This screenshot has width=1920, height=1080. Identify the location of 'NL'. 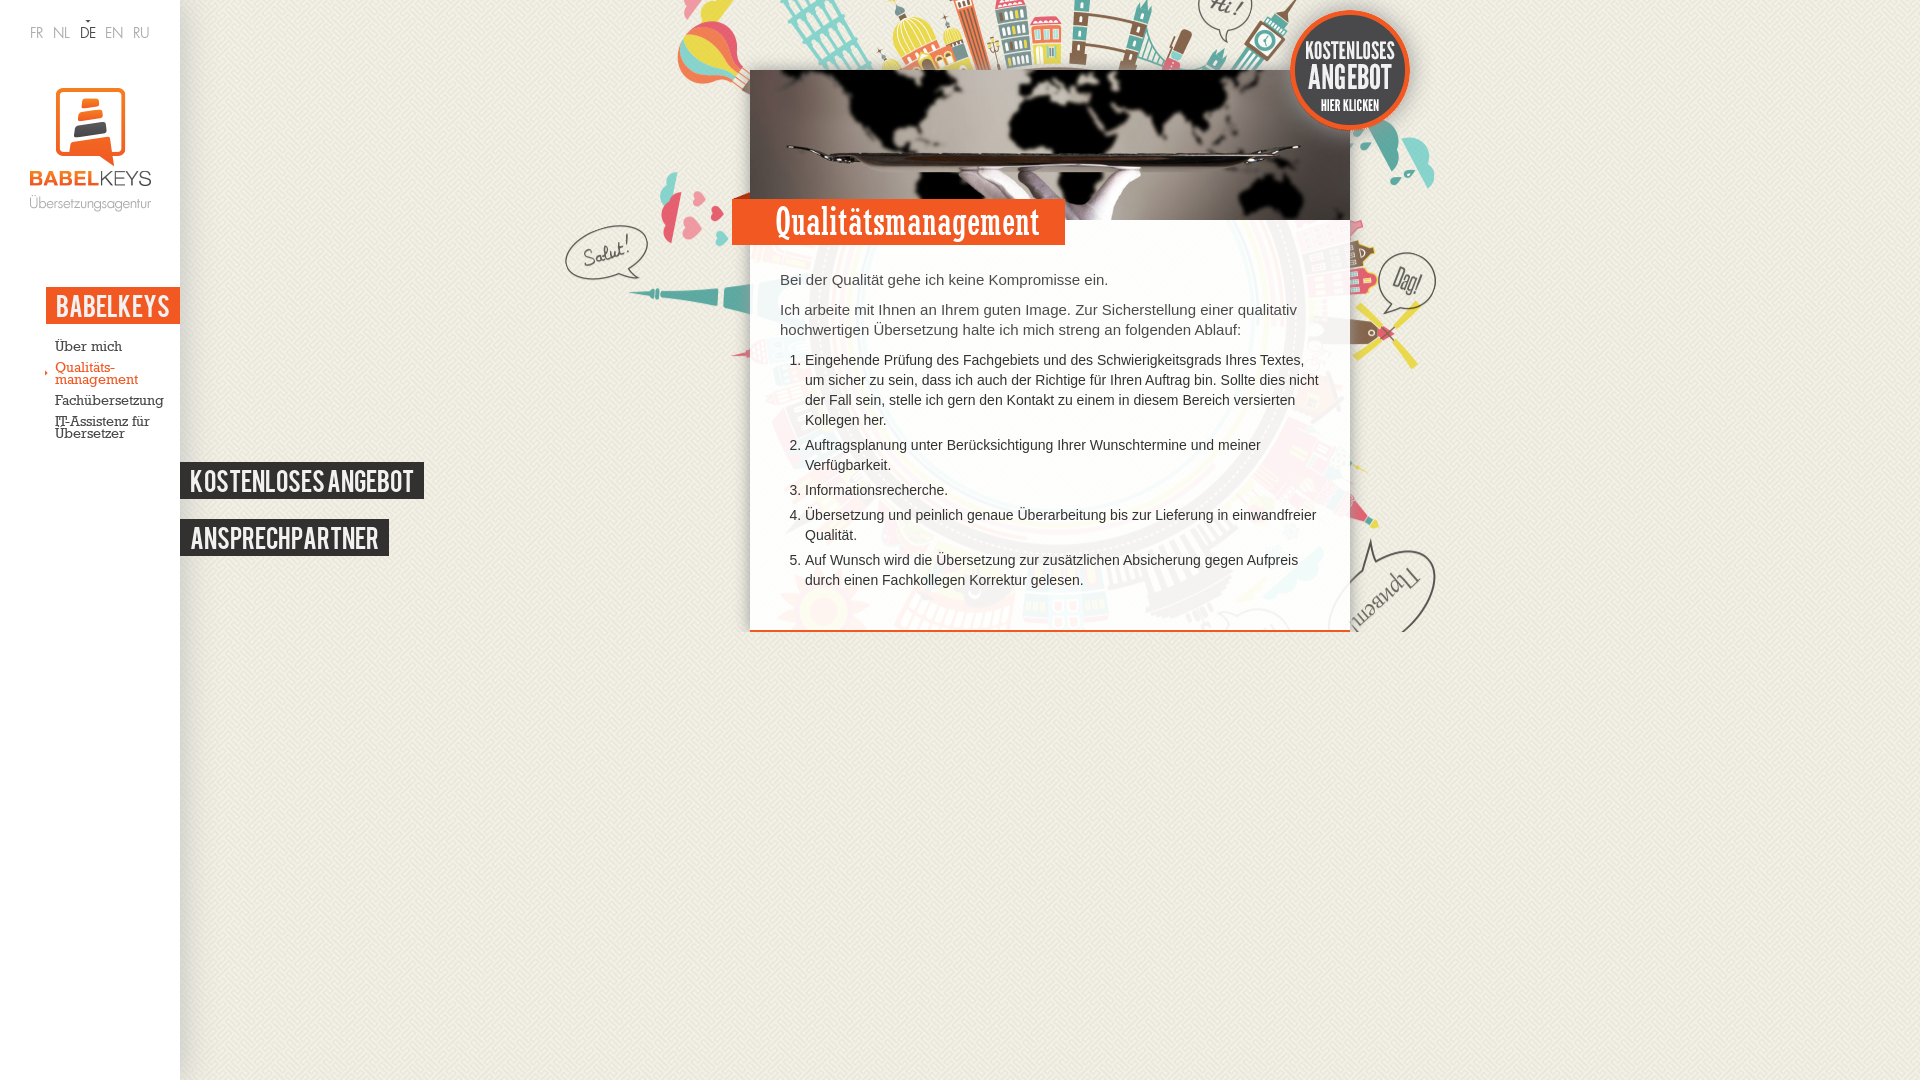
(52, 33).